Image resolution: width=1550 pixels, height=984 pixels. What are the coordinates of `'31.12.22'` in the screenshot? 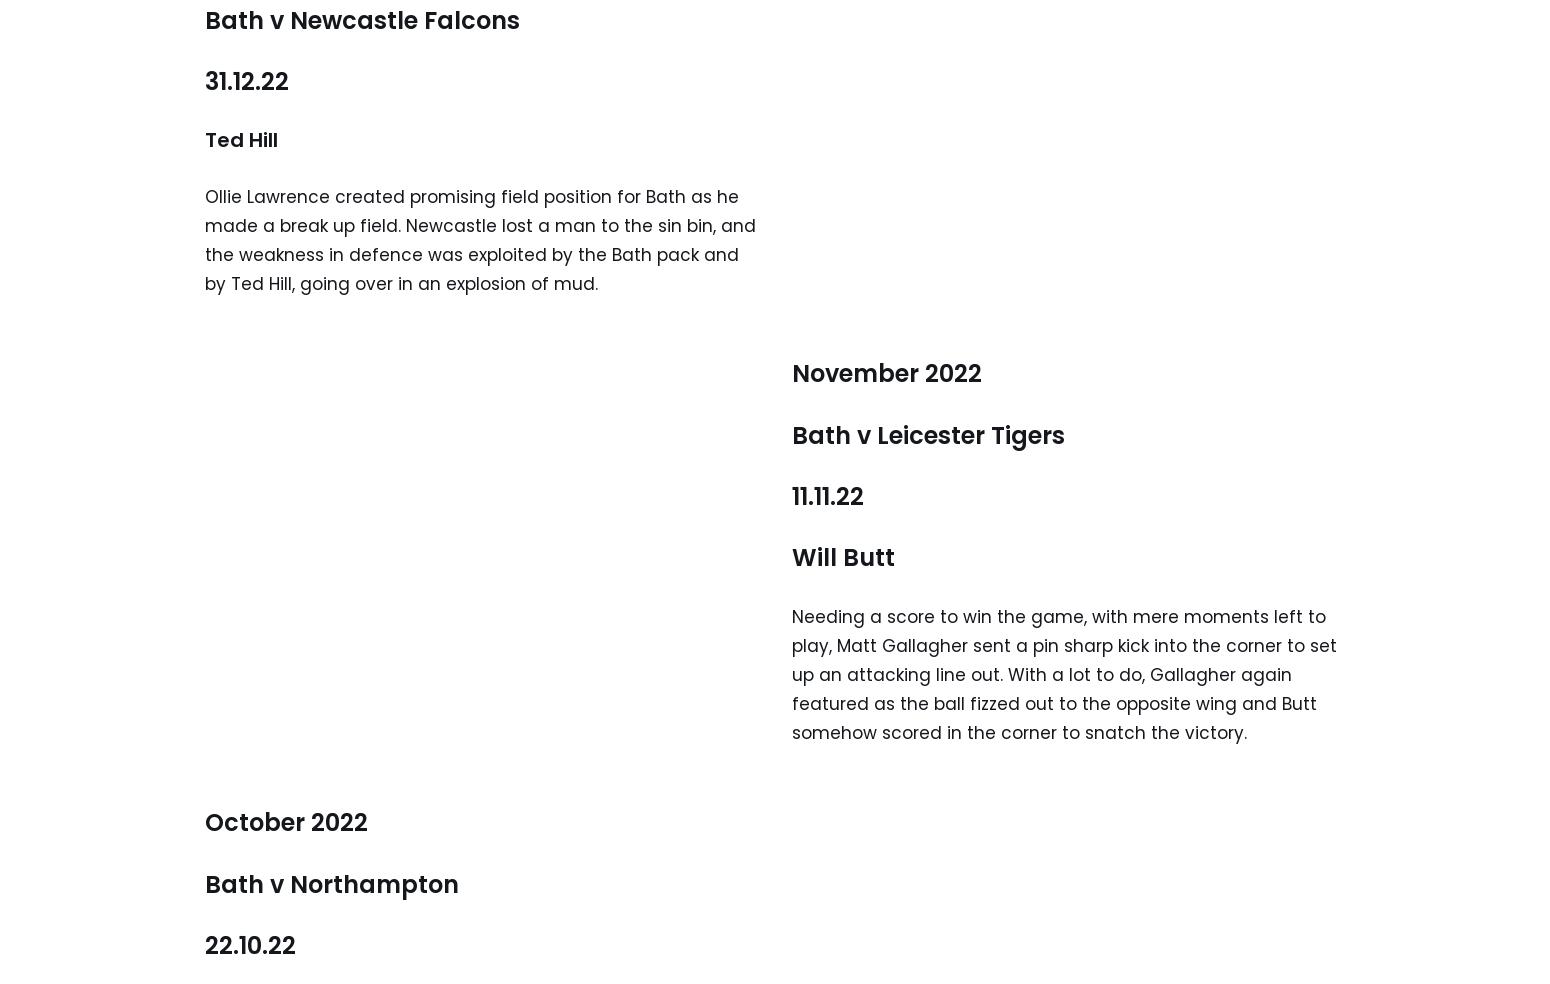 It's located at (247, 79).